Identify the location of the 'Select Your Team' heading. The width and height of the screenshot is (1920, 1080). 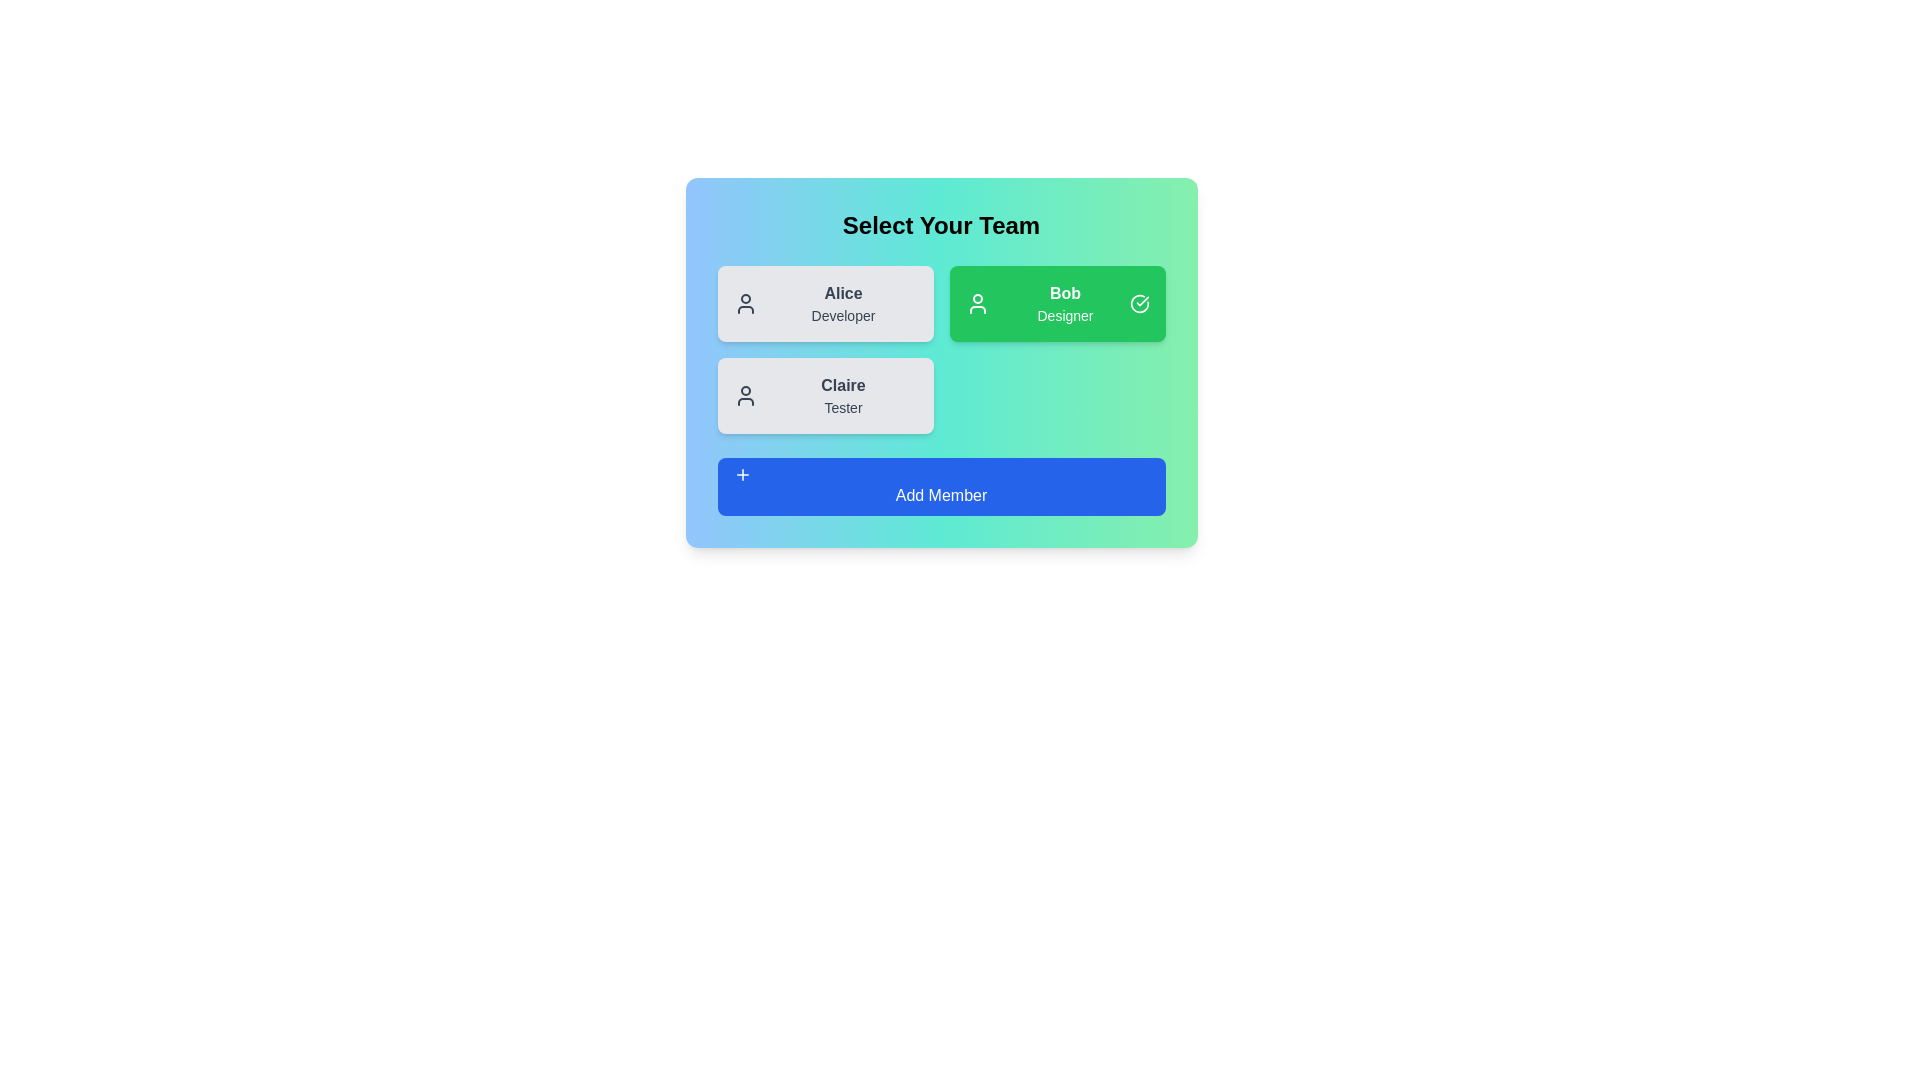
(940, 225).